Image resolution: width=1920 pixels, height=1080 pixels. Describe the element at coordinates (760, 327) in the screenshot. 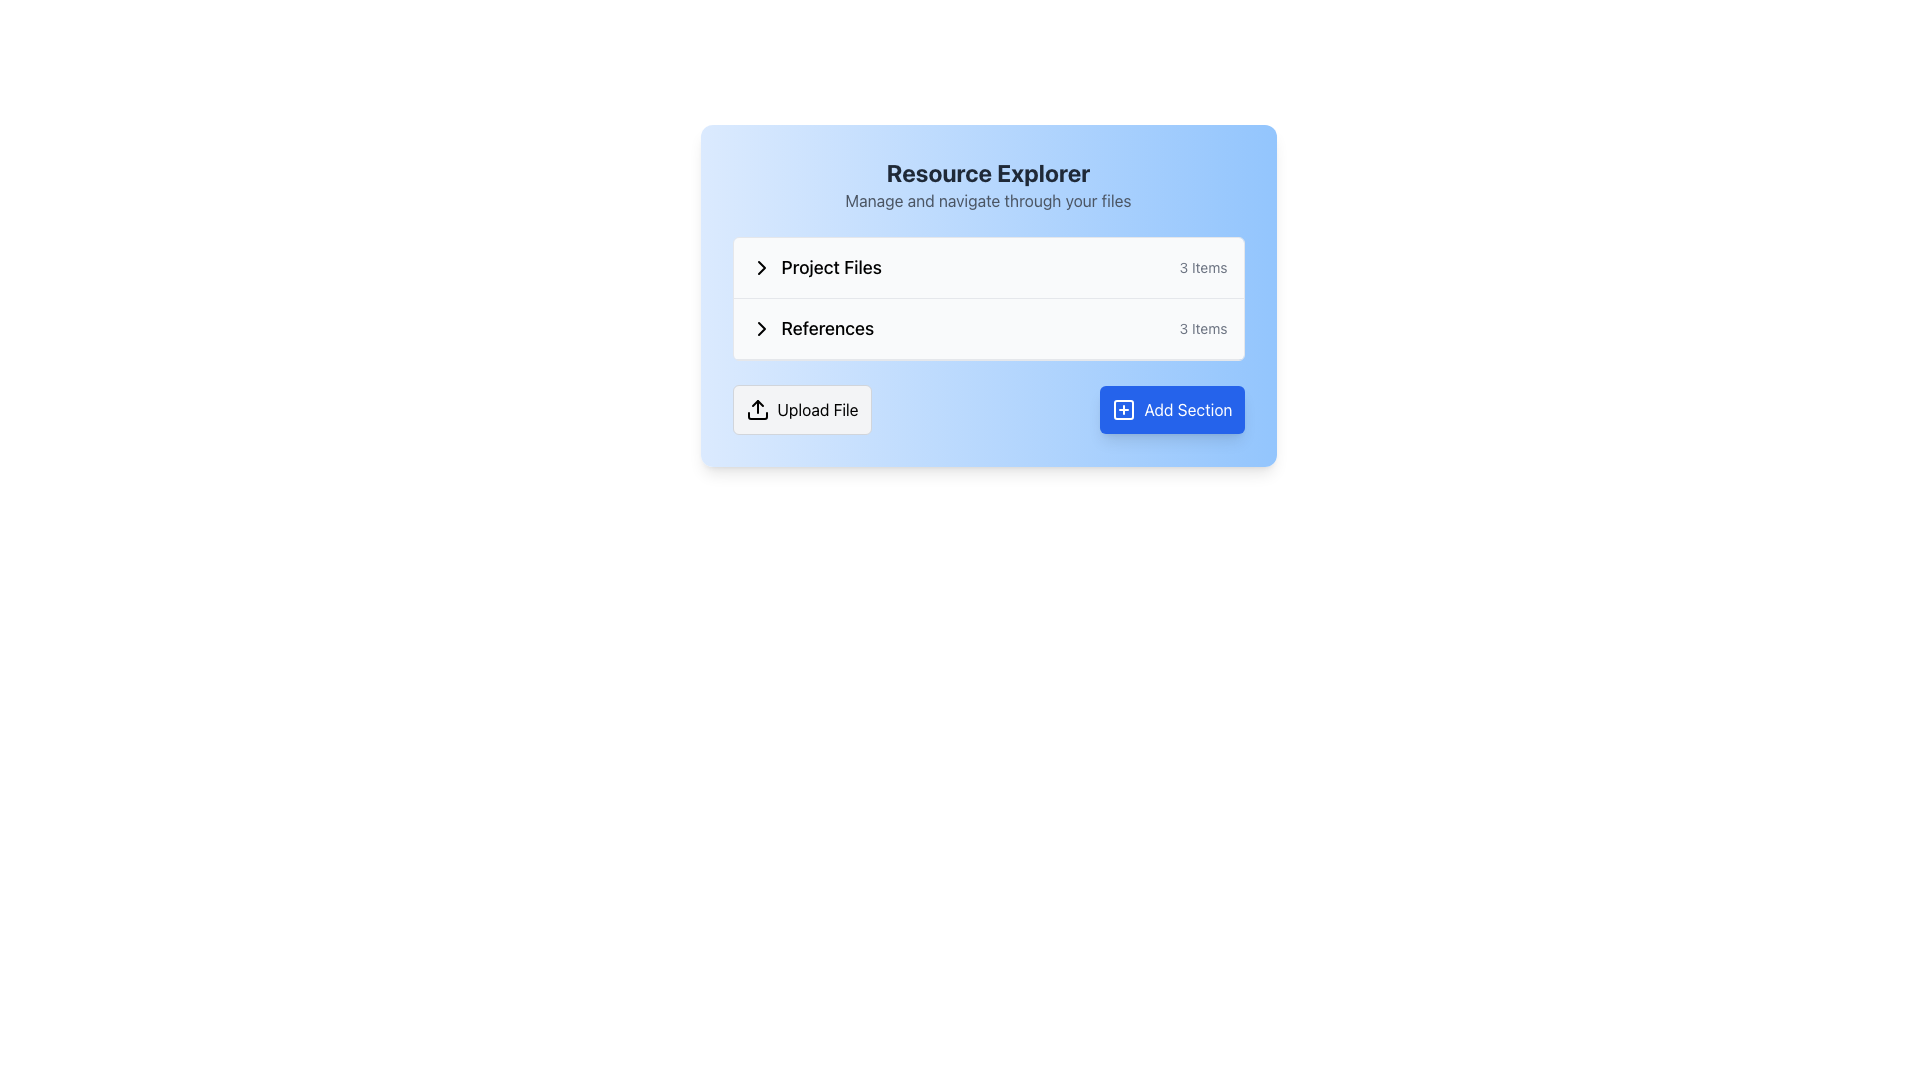

I see `the right-pointing chevron icon located in the 'References' row of the 'Resource Explorer' box` at that location.